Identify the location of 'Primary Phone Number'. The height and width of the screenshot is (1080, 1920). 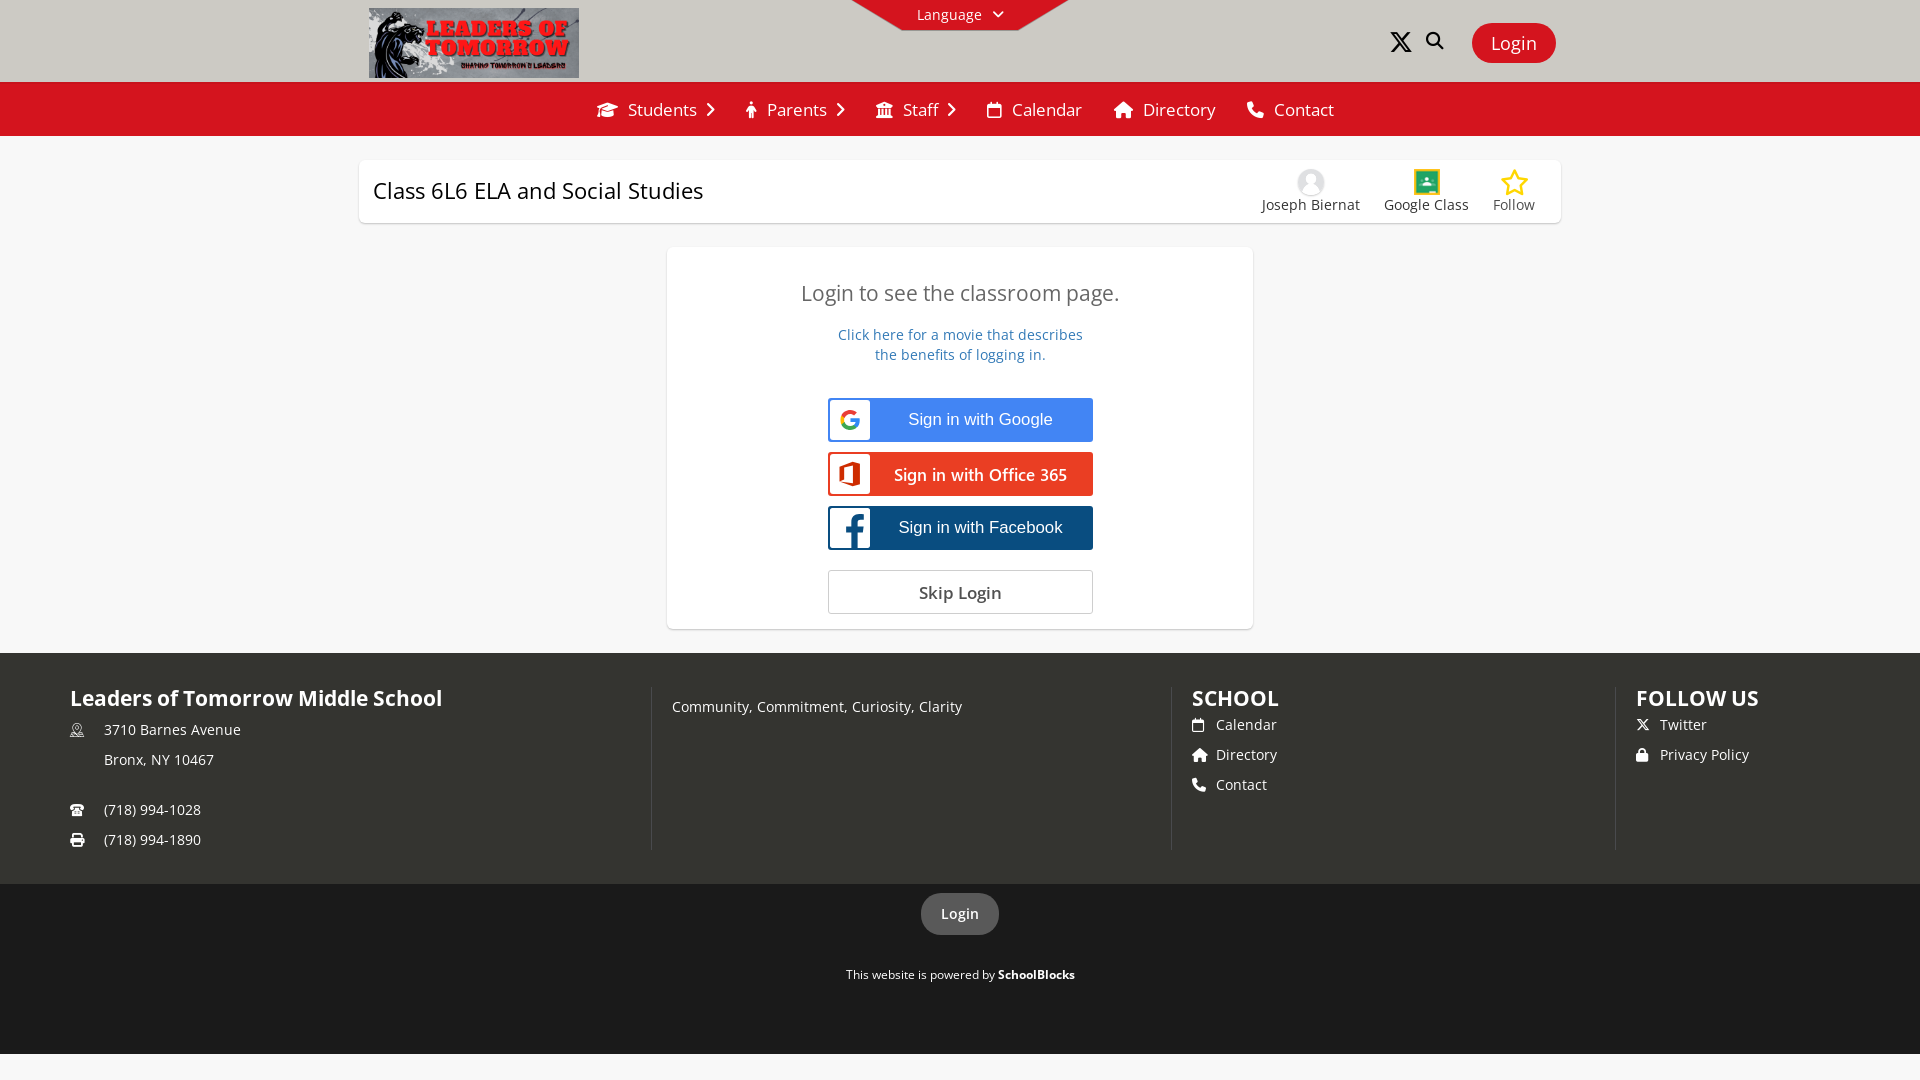
(70, 808).